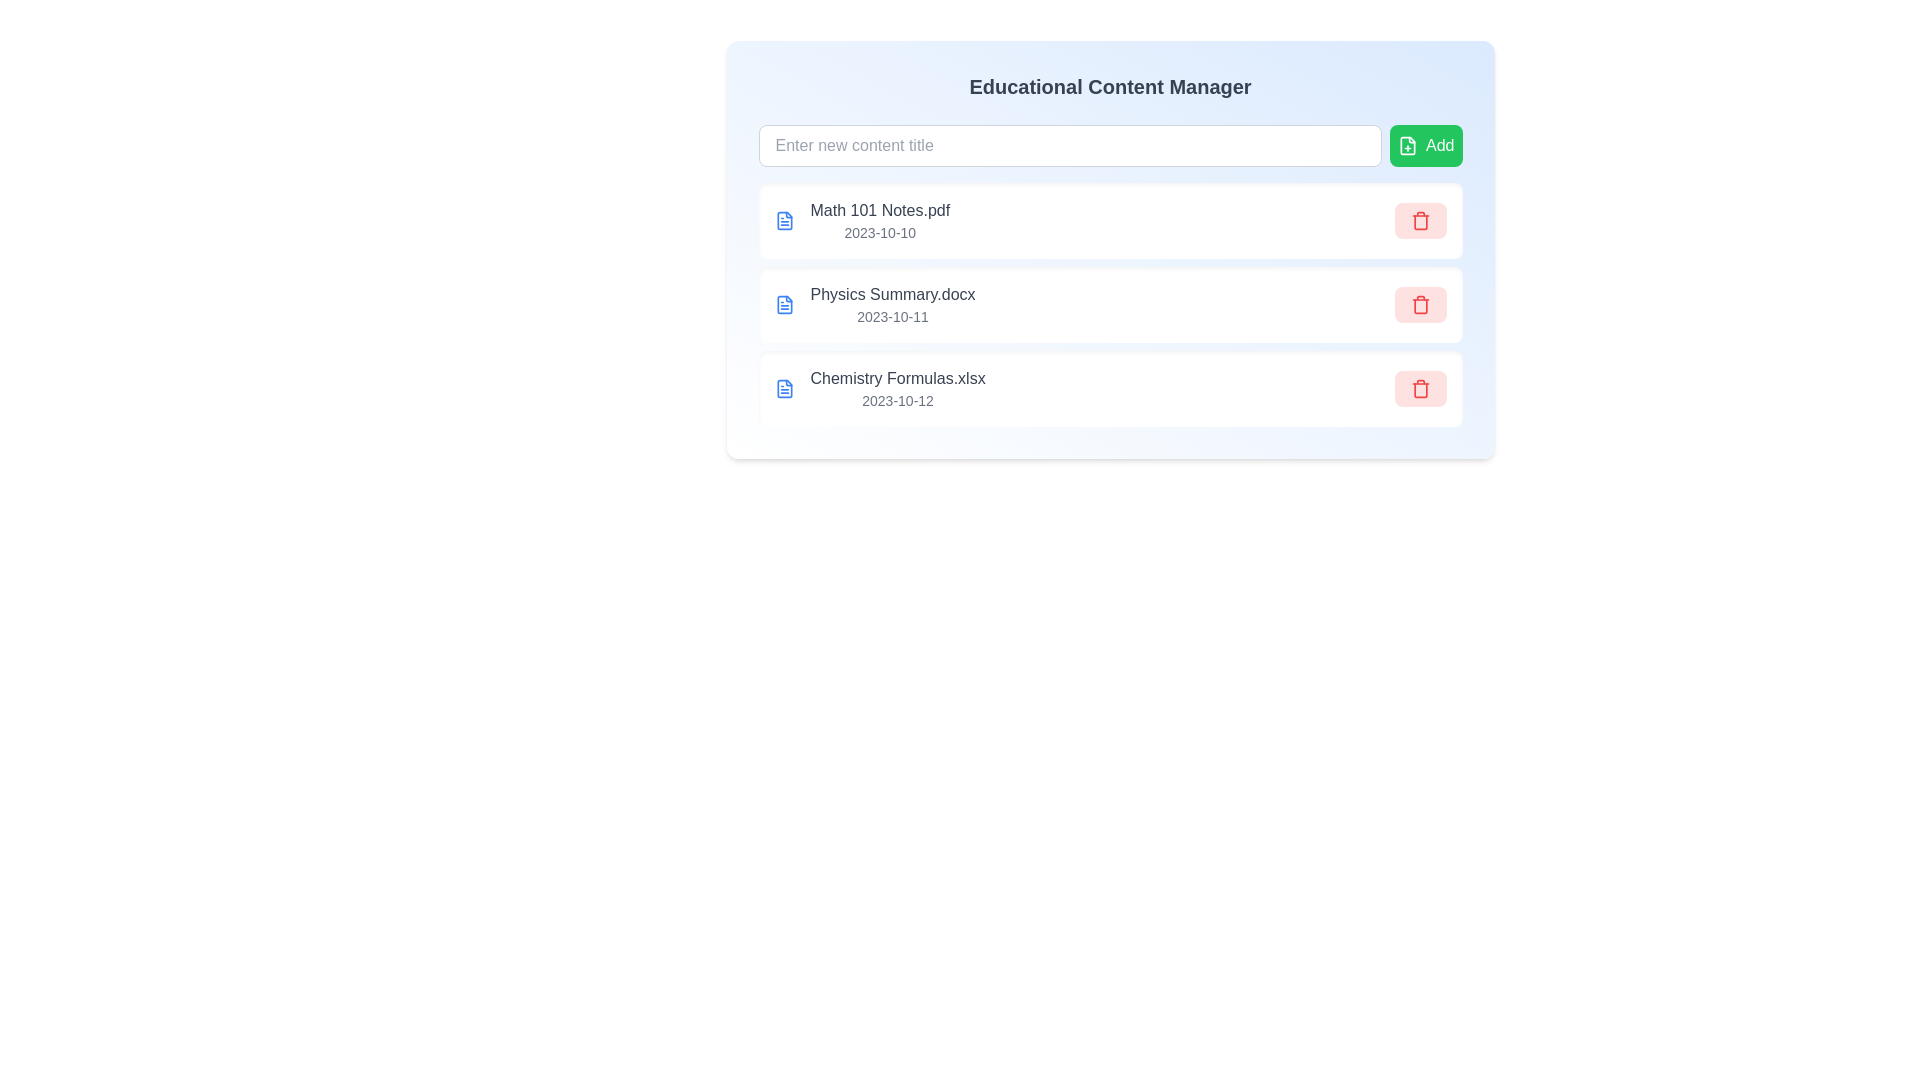 Image resolution: width=1920 pixels, height=1080 pixels. What do you see at coordinates (1109, 304) in the screenshot?
I see `the second item in the list that represents a file entry, positioned between 'Math 101 Notes.pdf' and 'Chemistry Formulas.xlsx'` at bounding box center [1109, 304].